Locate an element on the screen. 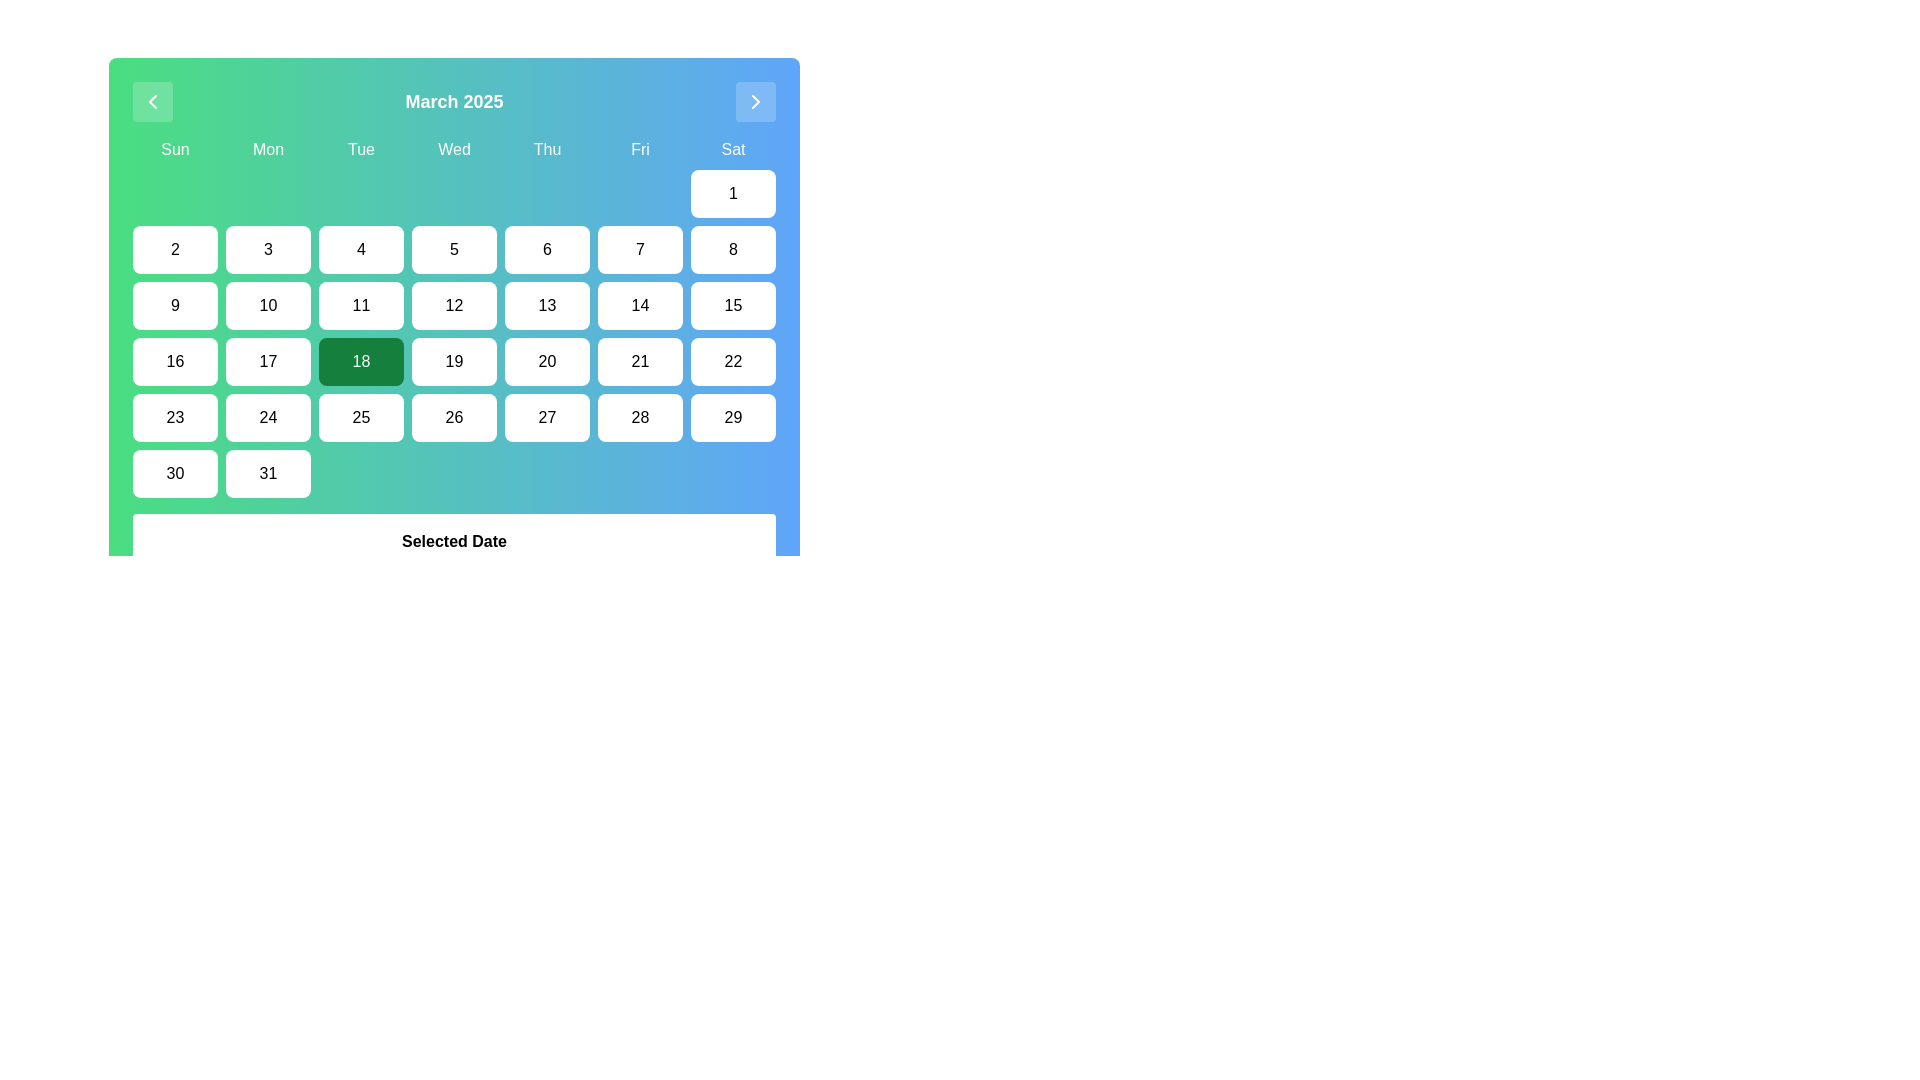 The image size is (1920, 1080). the button displaying the date '20' in bold black font, located in the fourth row and sixth column of the calendar view is located at coordinates (547, 362).